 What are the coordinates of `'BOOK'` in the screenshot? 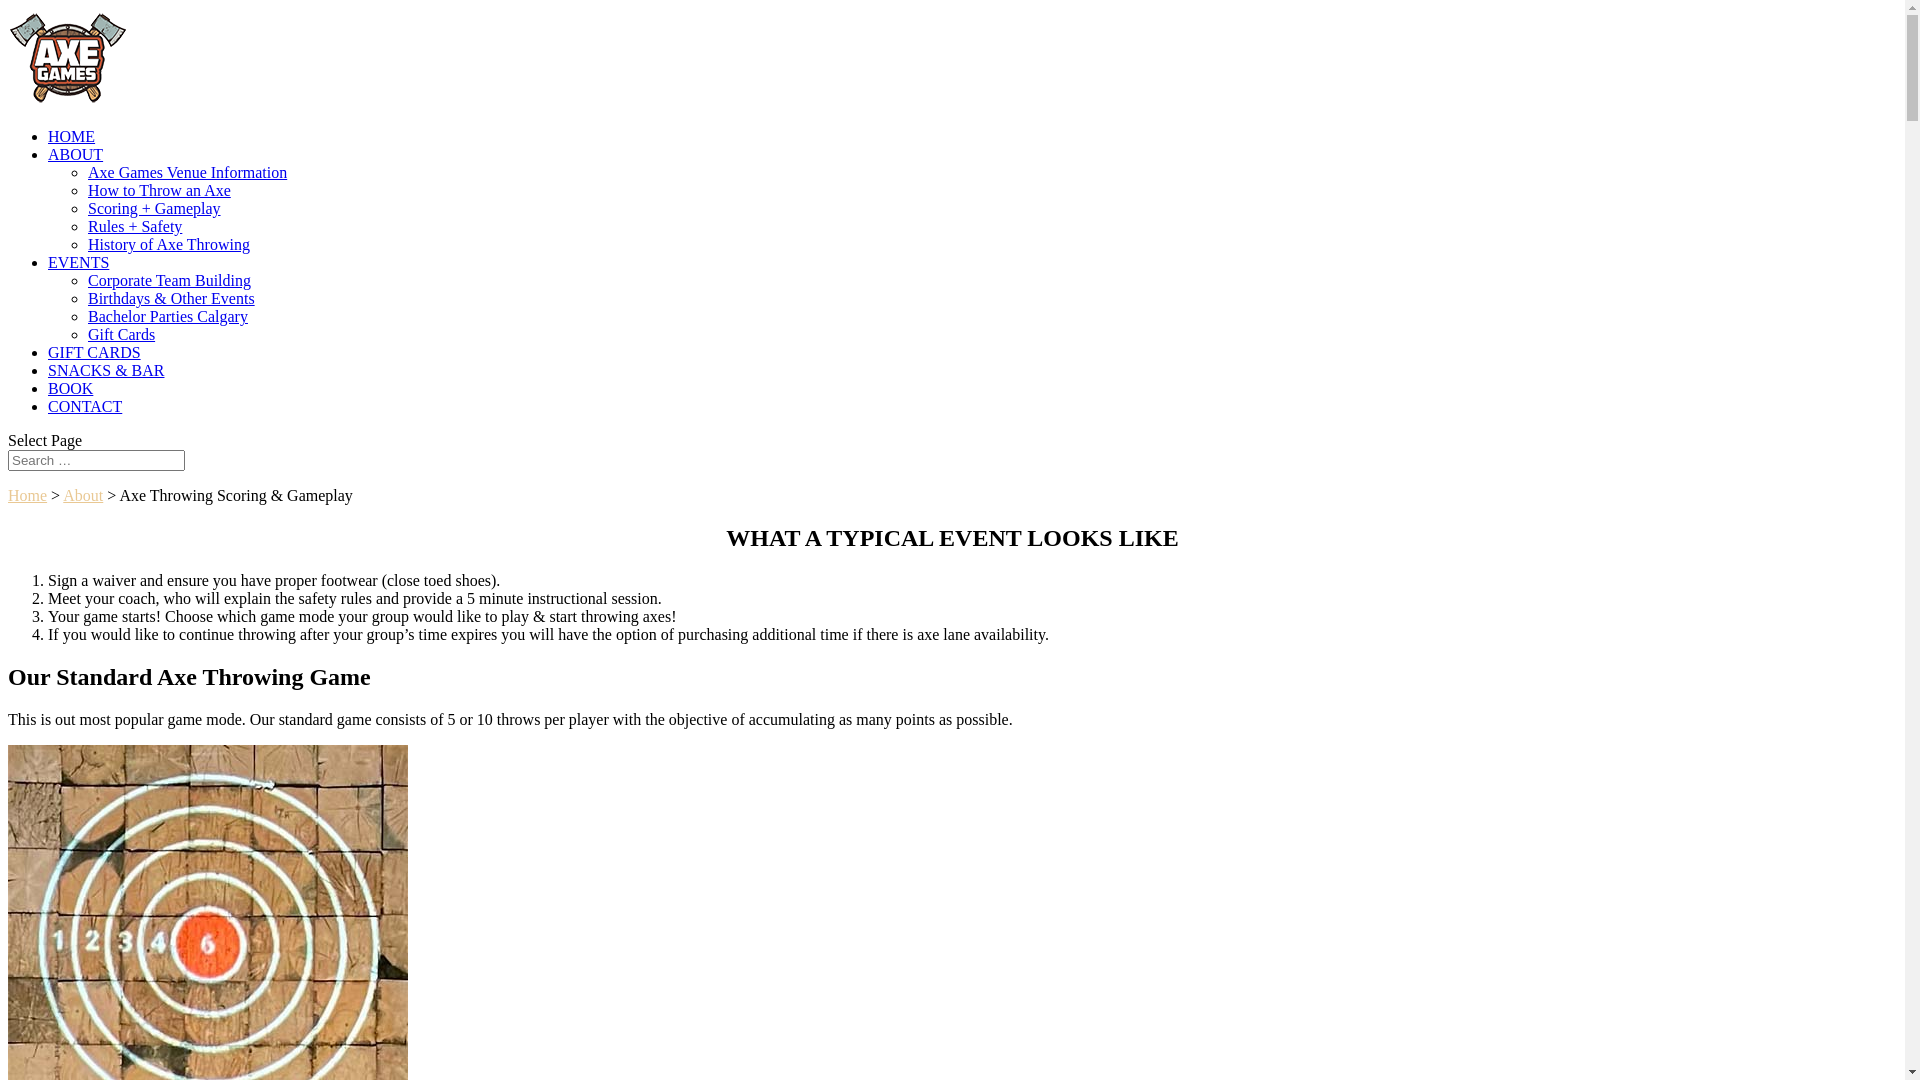 It's located at (70, 388).